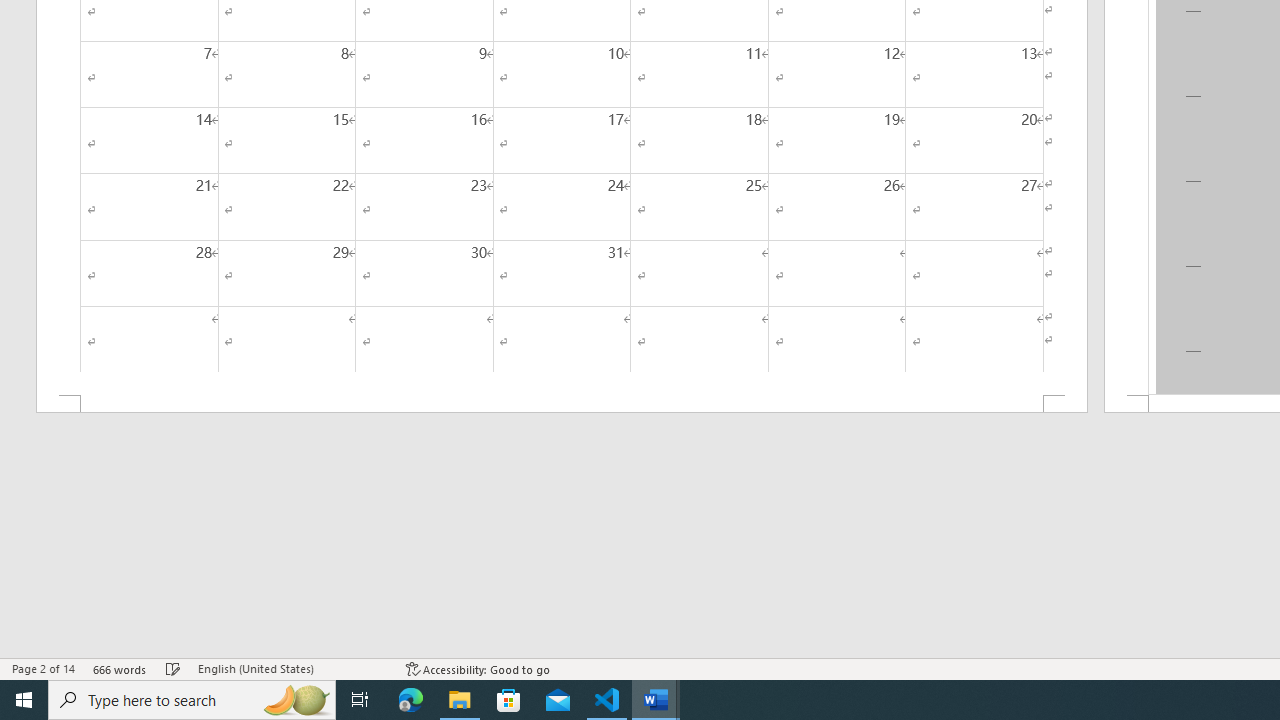  I want to click on 'Word Count 666 words', so click(119, 669).